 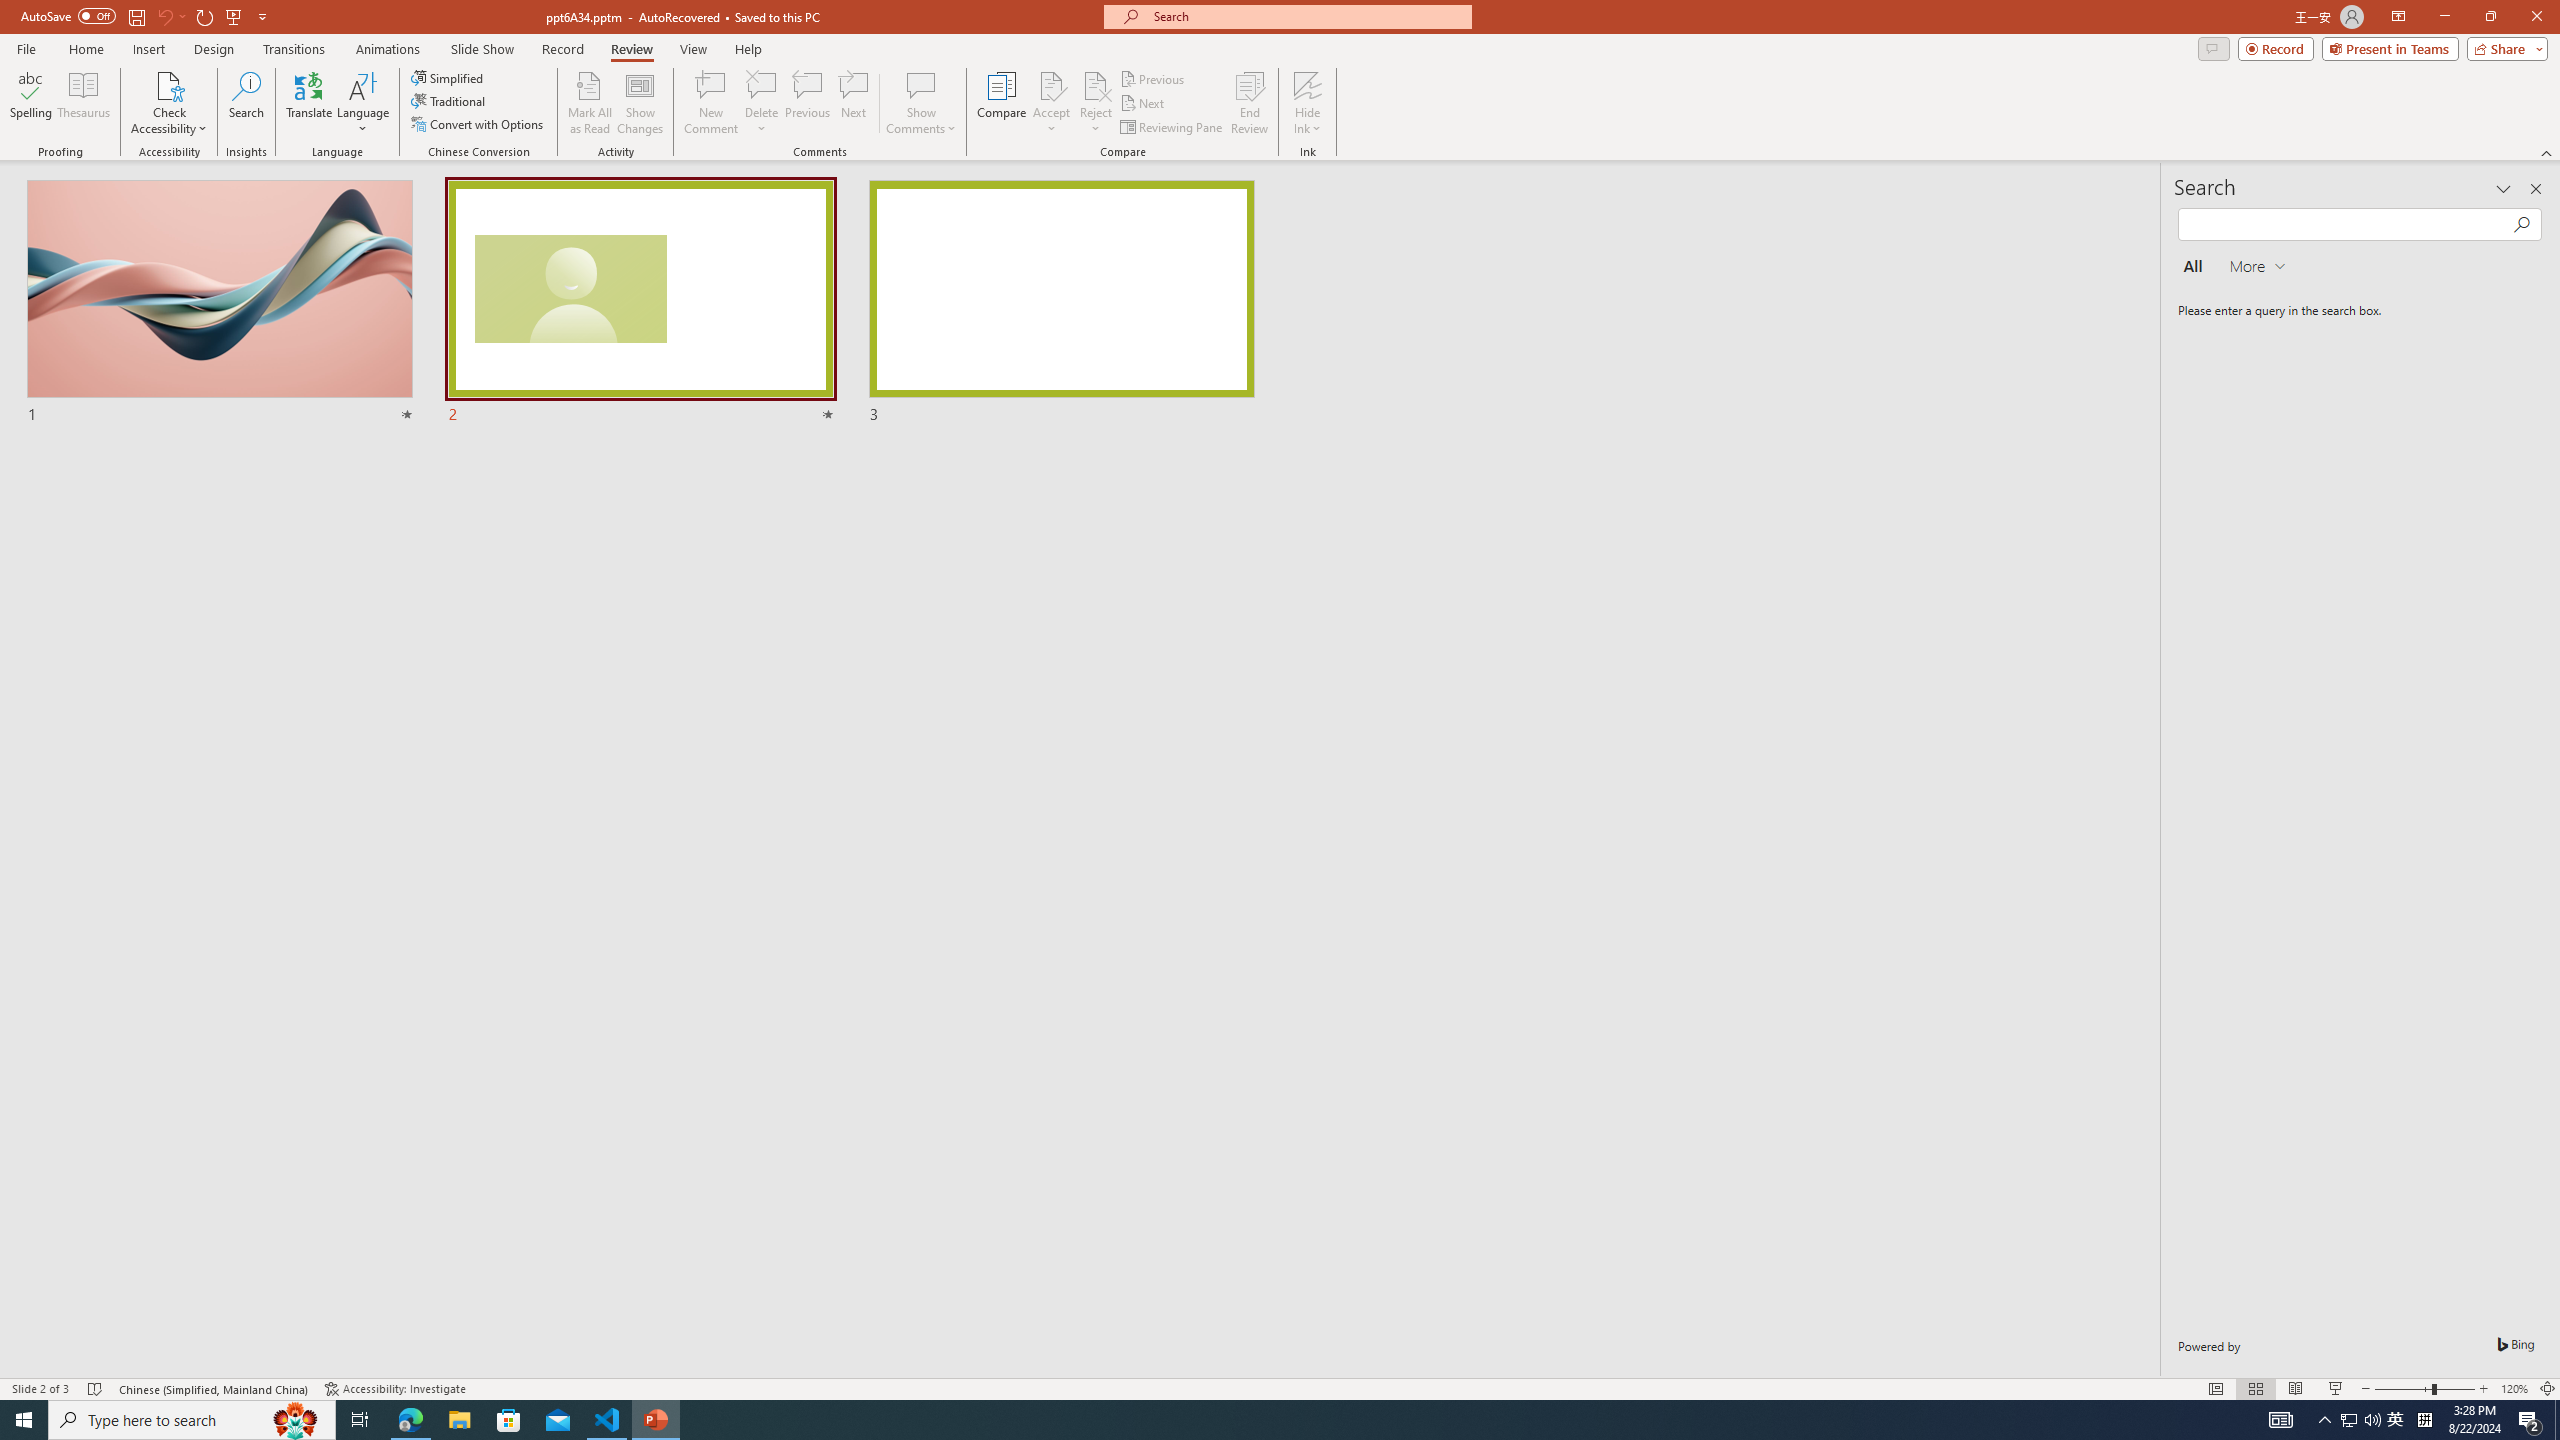 What do you see at coordinates (1094, 84) in the screenshot?
I see `'Reject Change'` at bounding box center [1094, 84].